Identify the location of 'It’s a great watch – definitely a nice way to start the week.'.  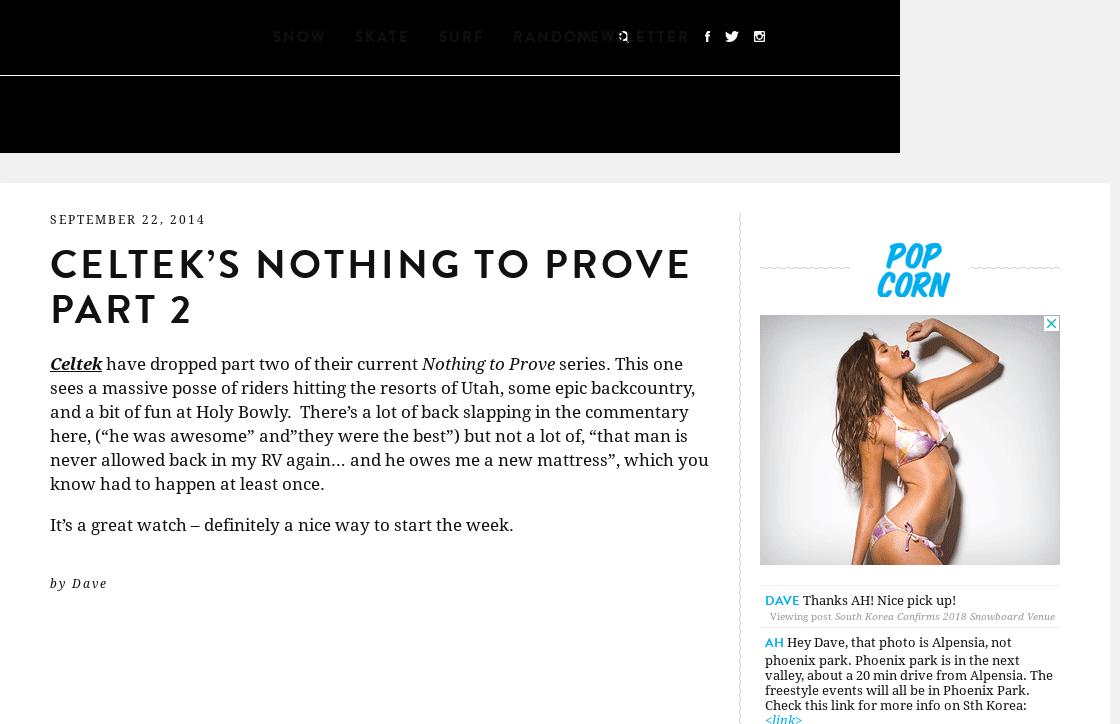
(282, 523).